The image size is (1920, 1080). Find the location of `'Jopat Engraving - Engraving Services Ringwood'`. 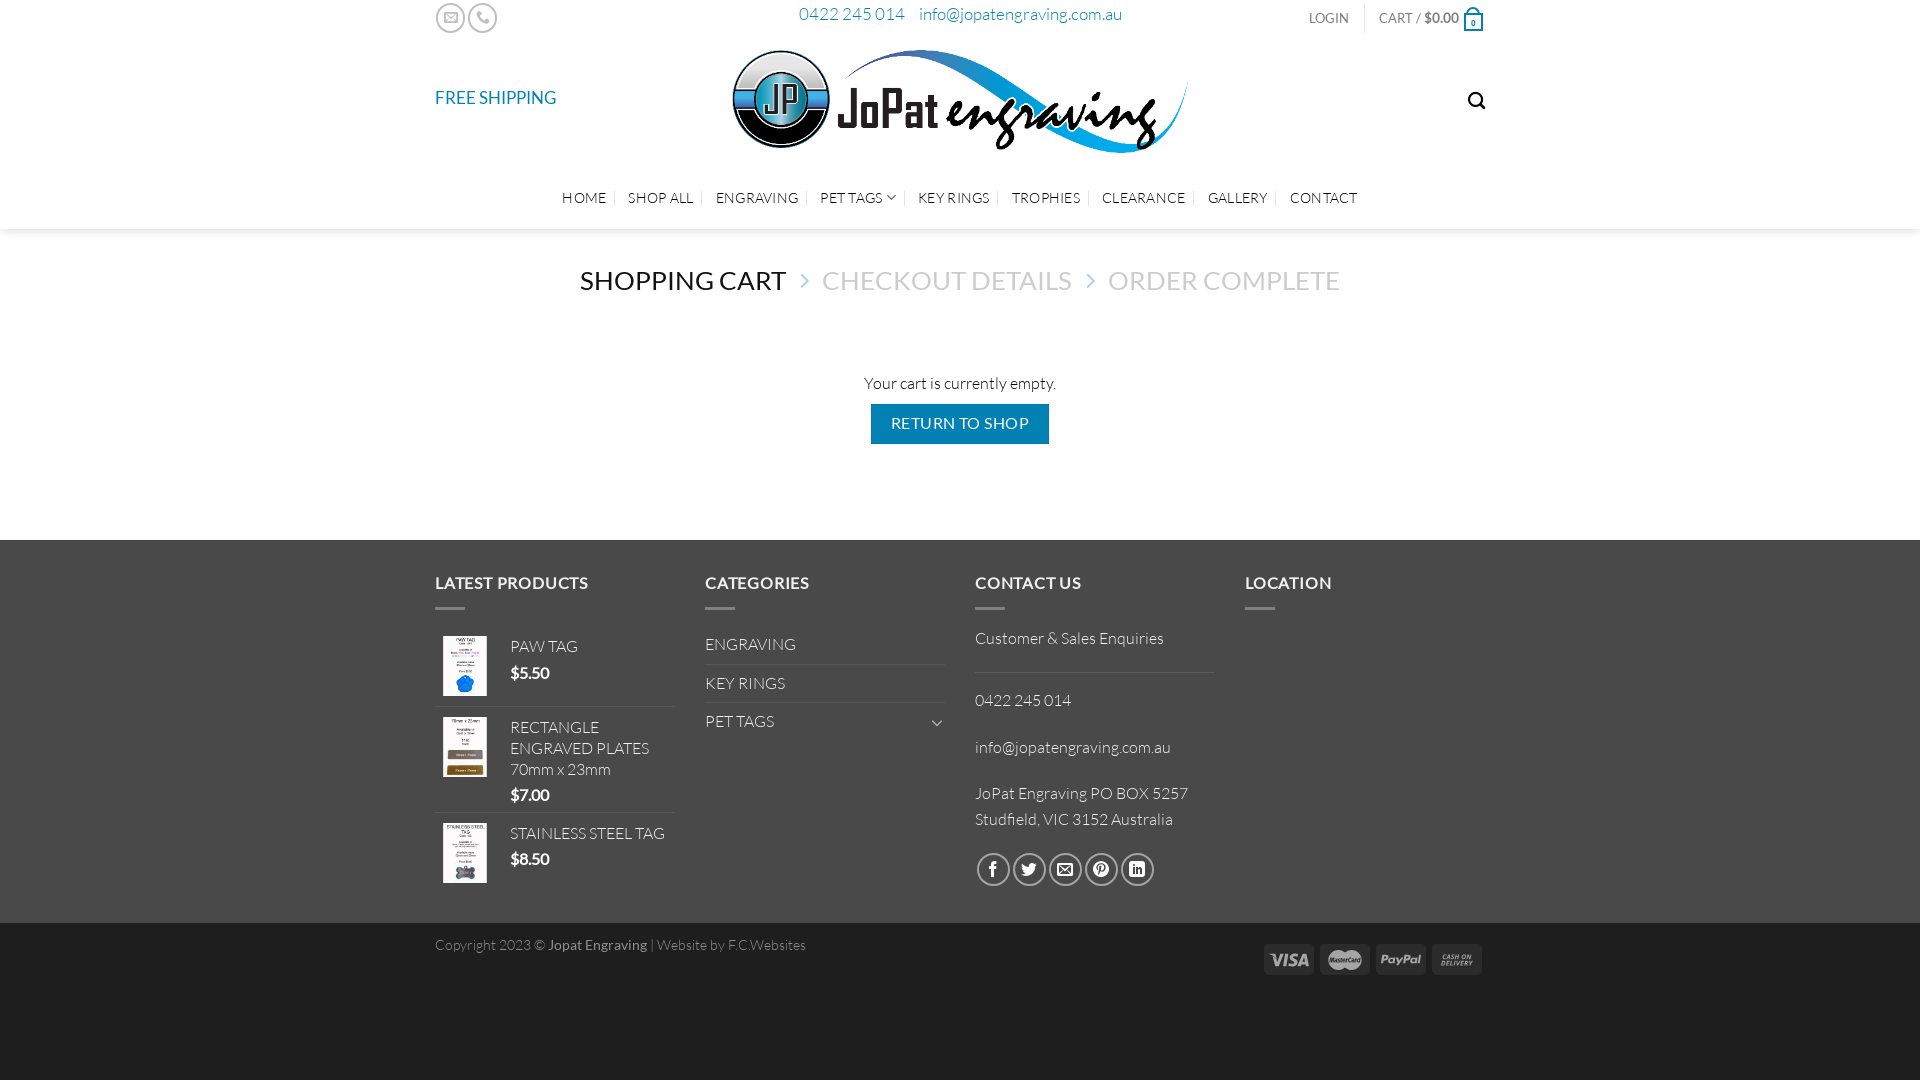

'Jopat Engraving - Engraving Services Ringwood' is located at coordinates (960, 100).